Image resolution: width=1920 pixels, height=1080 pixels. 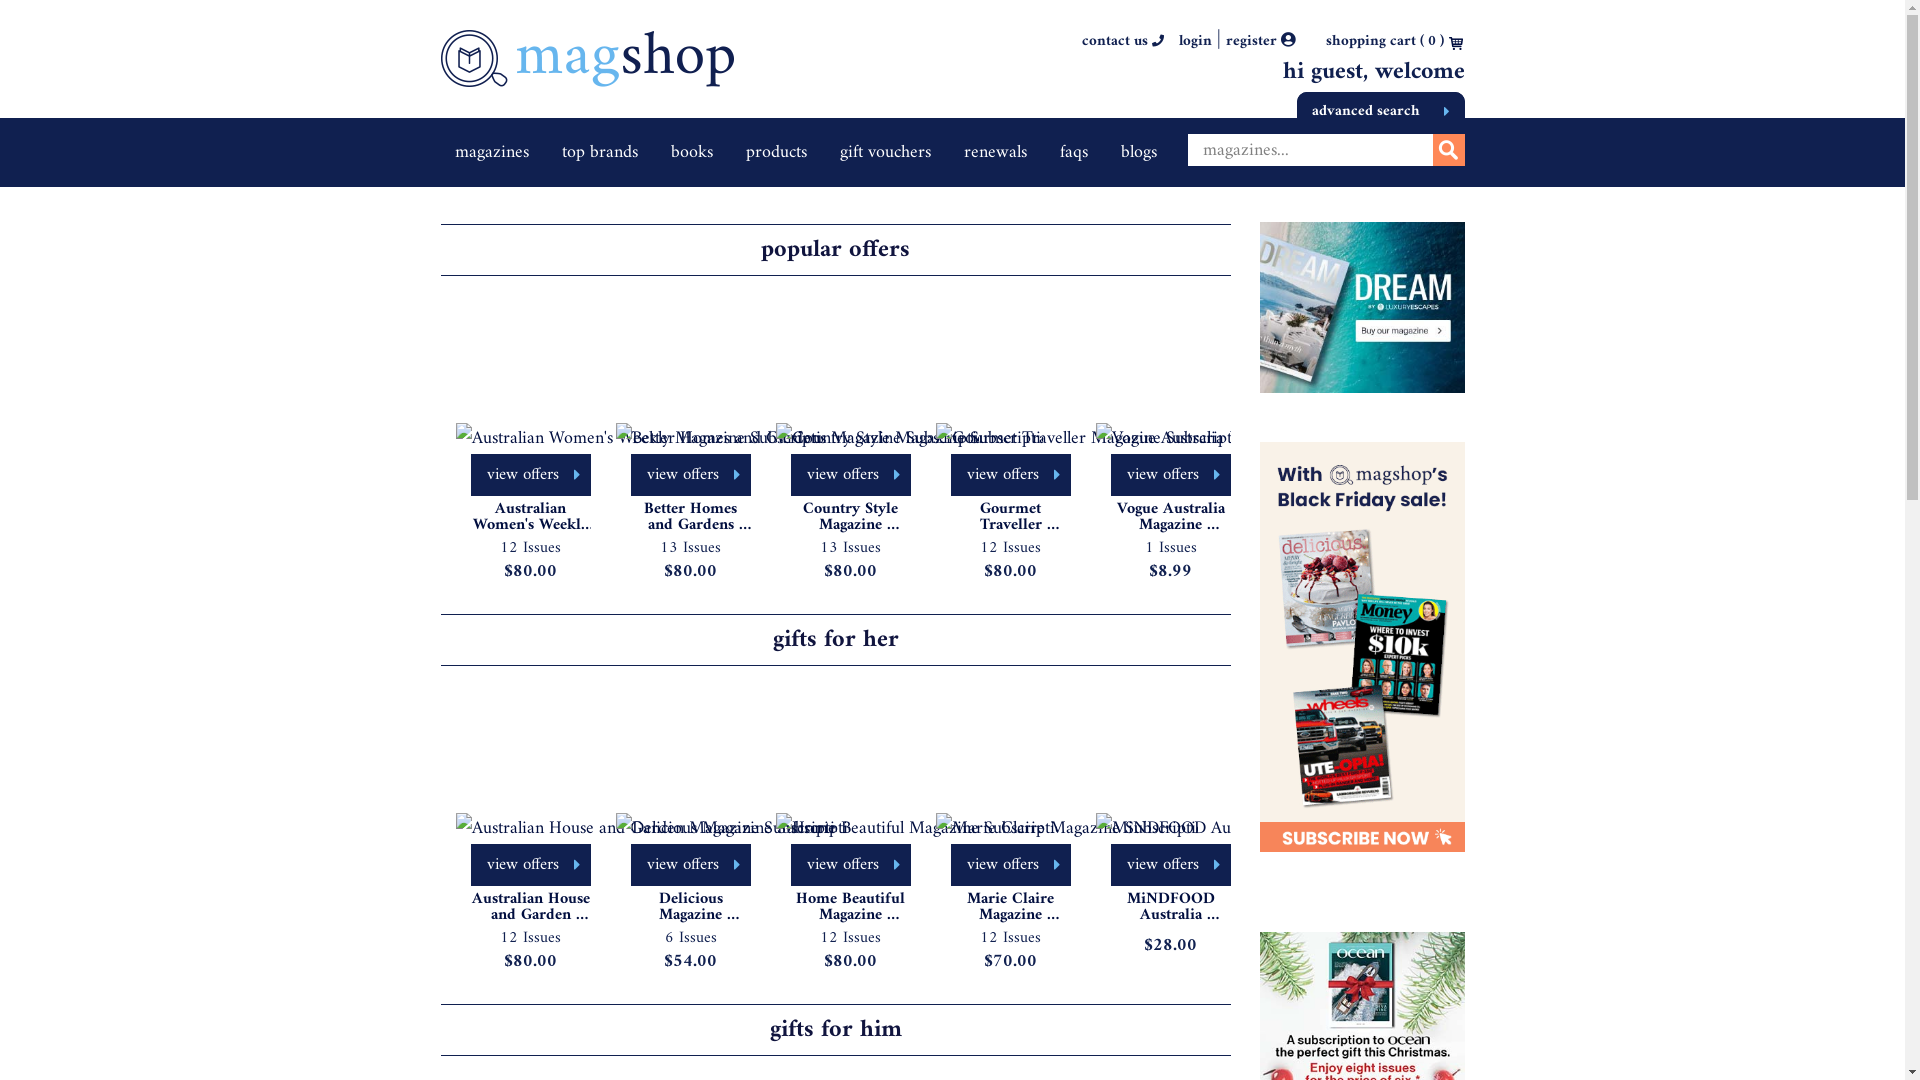 I want to click on 'top brands', so click(x=599, y=151).